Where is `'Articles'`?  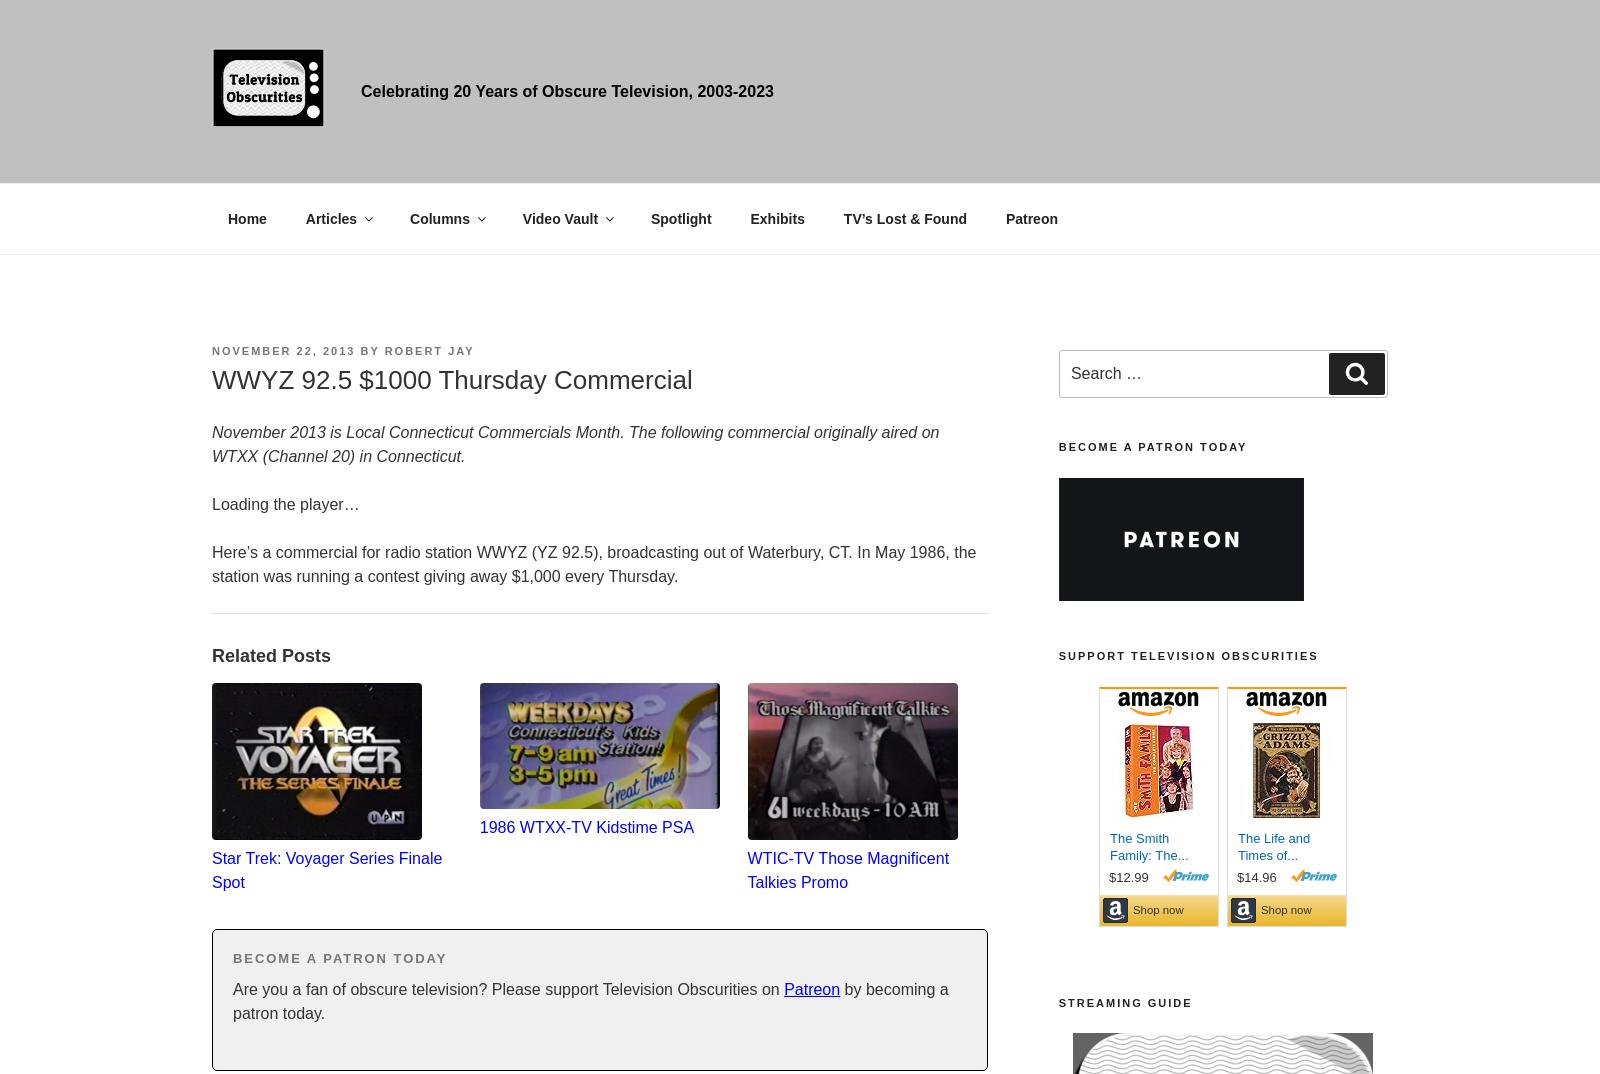 'Articles' is located at coordinates (331, 217).